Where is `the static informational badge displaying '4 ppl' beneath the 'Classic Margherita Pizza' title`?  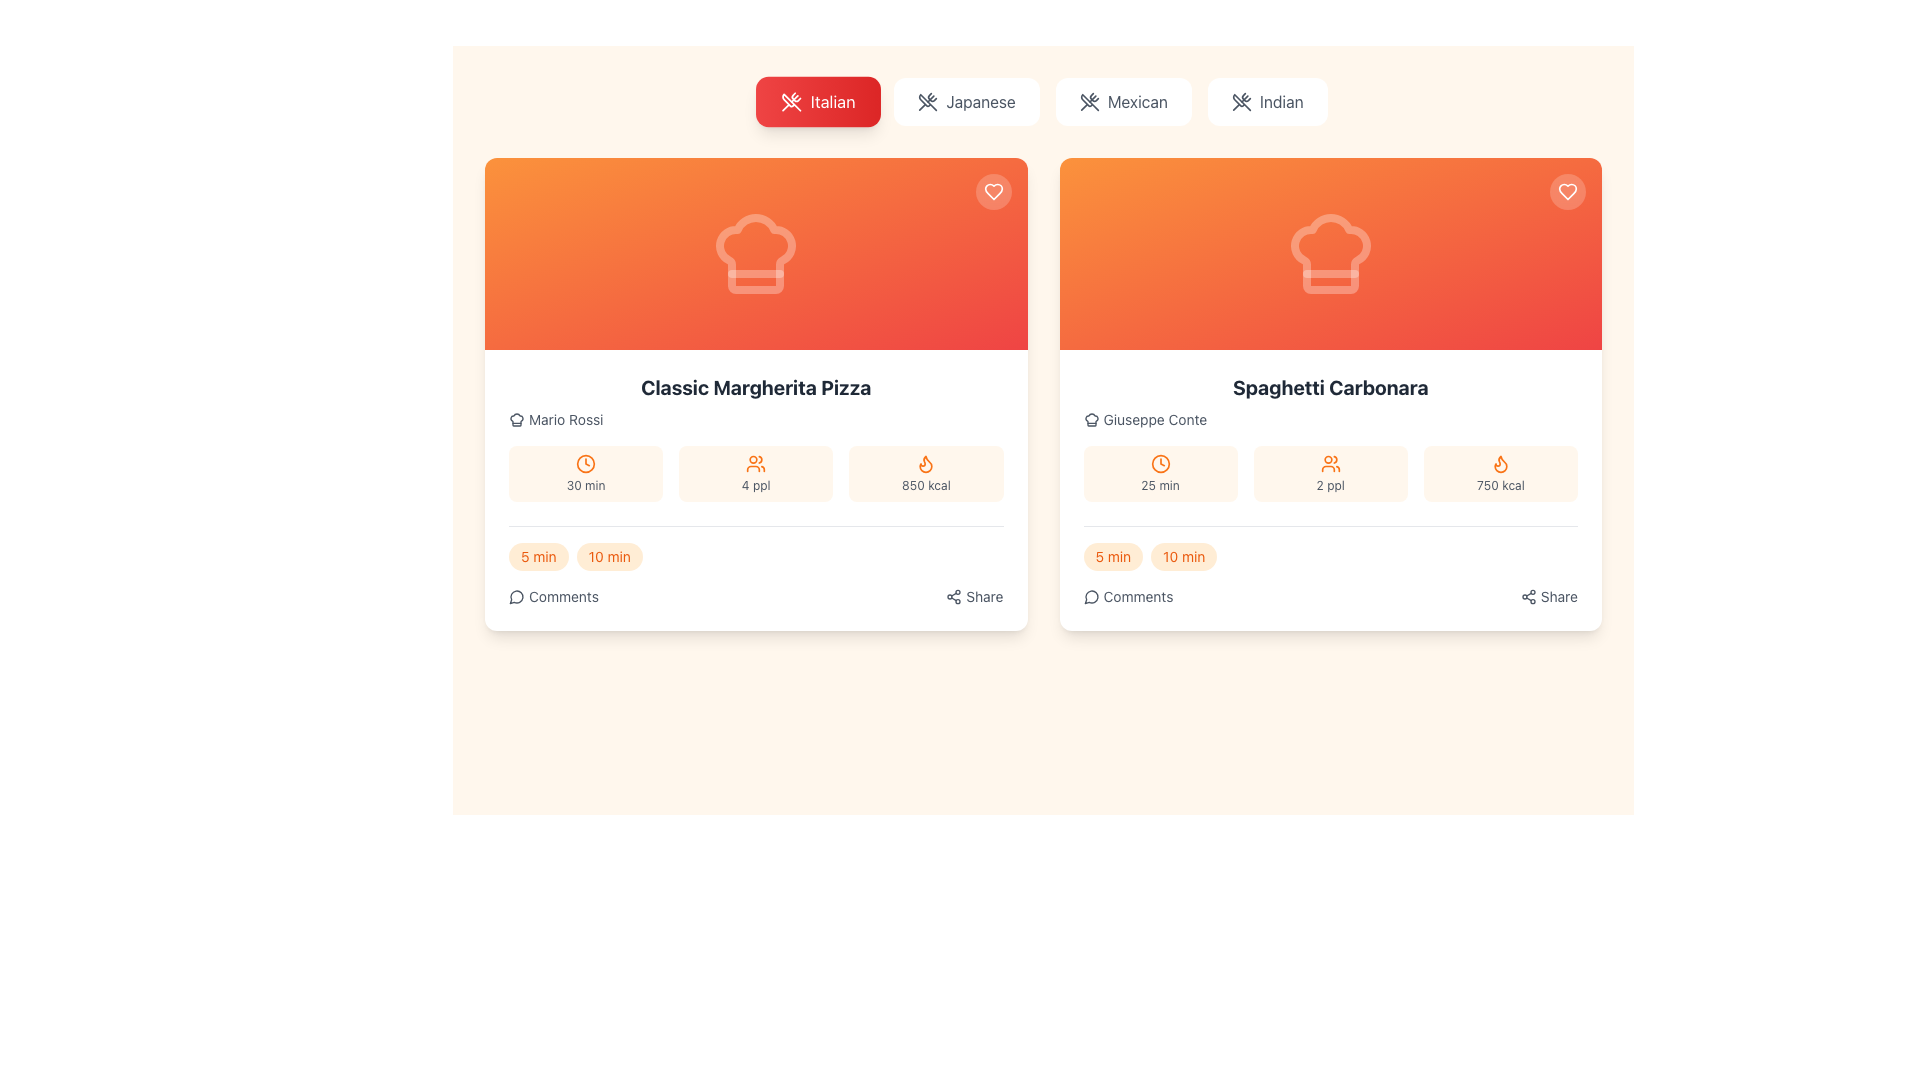
the static informational badge displaying '4 ppl' beneath the 'Classic Margherita Pizza' title is located at coordinates (755, 474).